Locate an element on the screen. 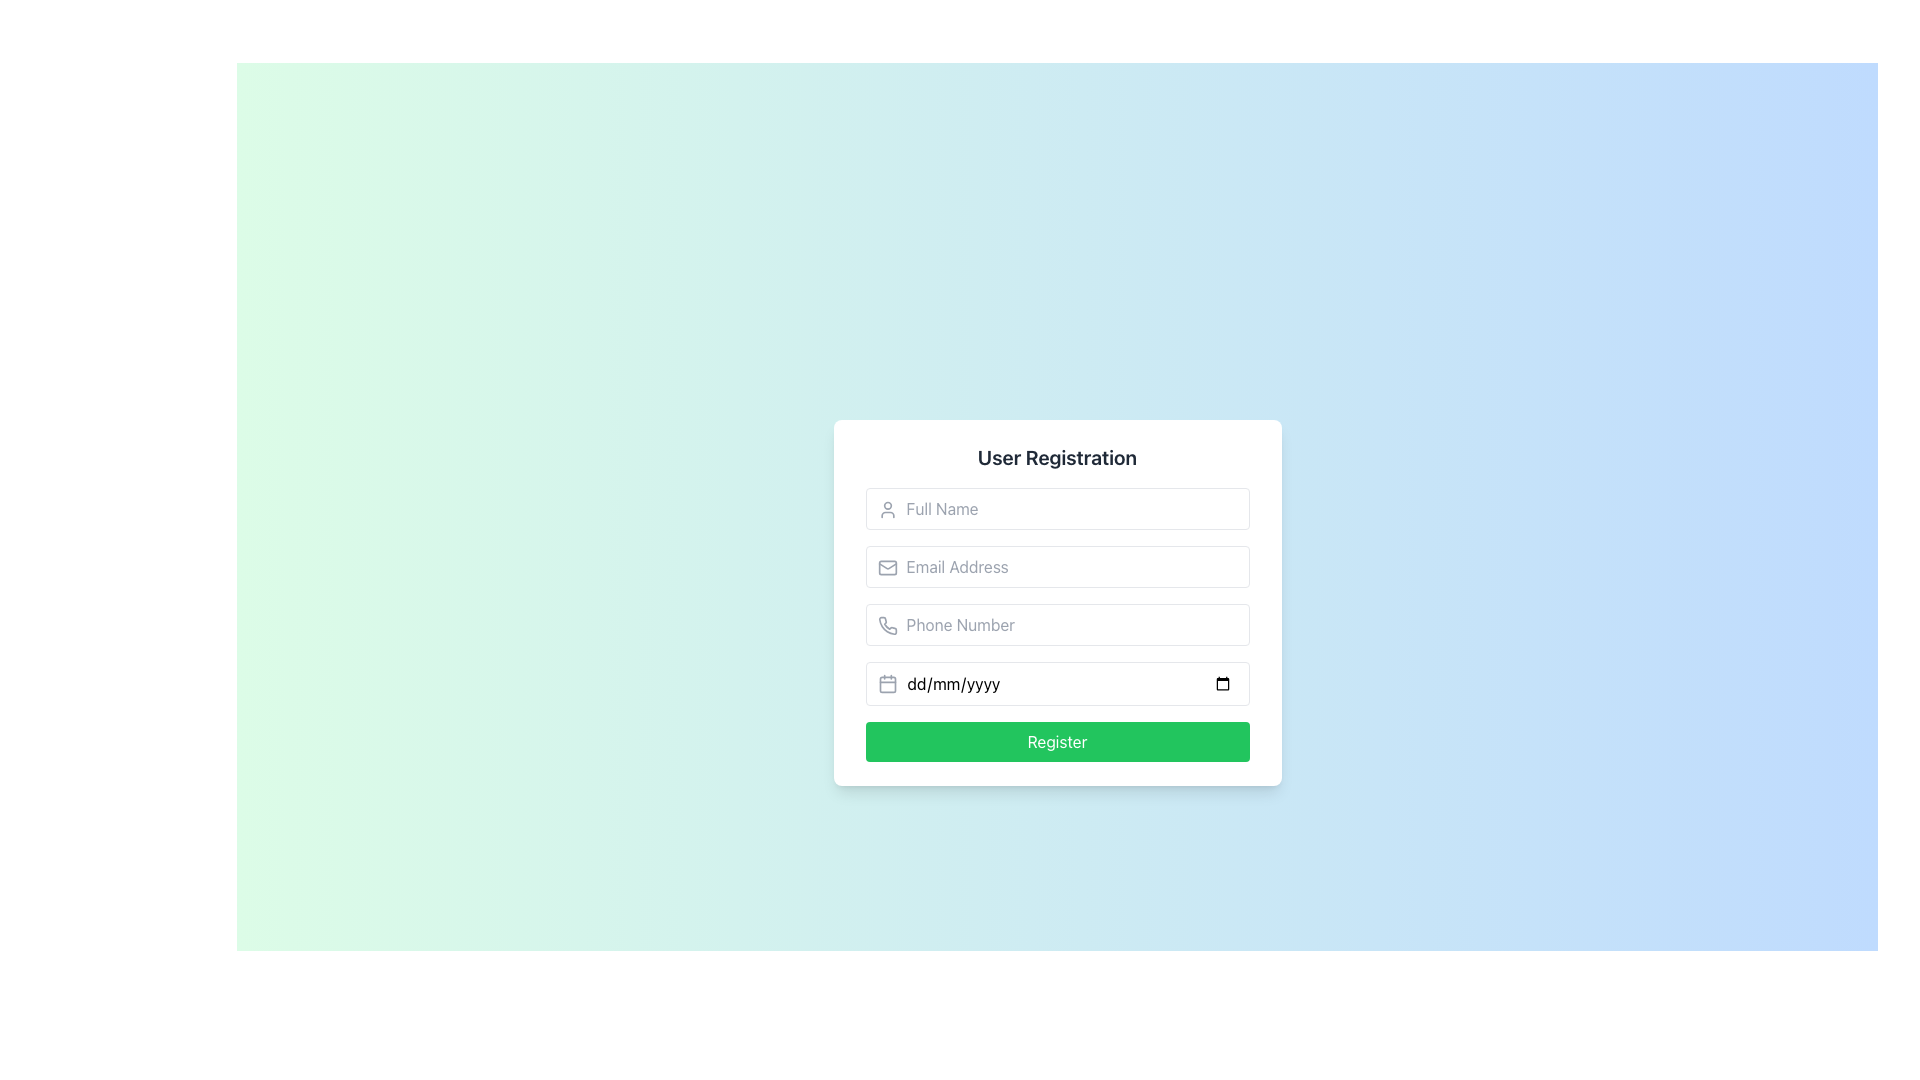 Image resolution: width=1920 pixels, height=1080 pixels. the Date Input Field, which is the fourth input field in the user registration form, to trigger focus effects is located at coordinates (1056, 682).